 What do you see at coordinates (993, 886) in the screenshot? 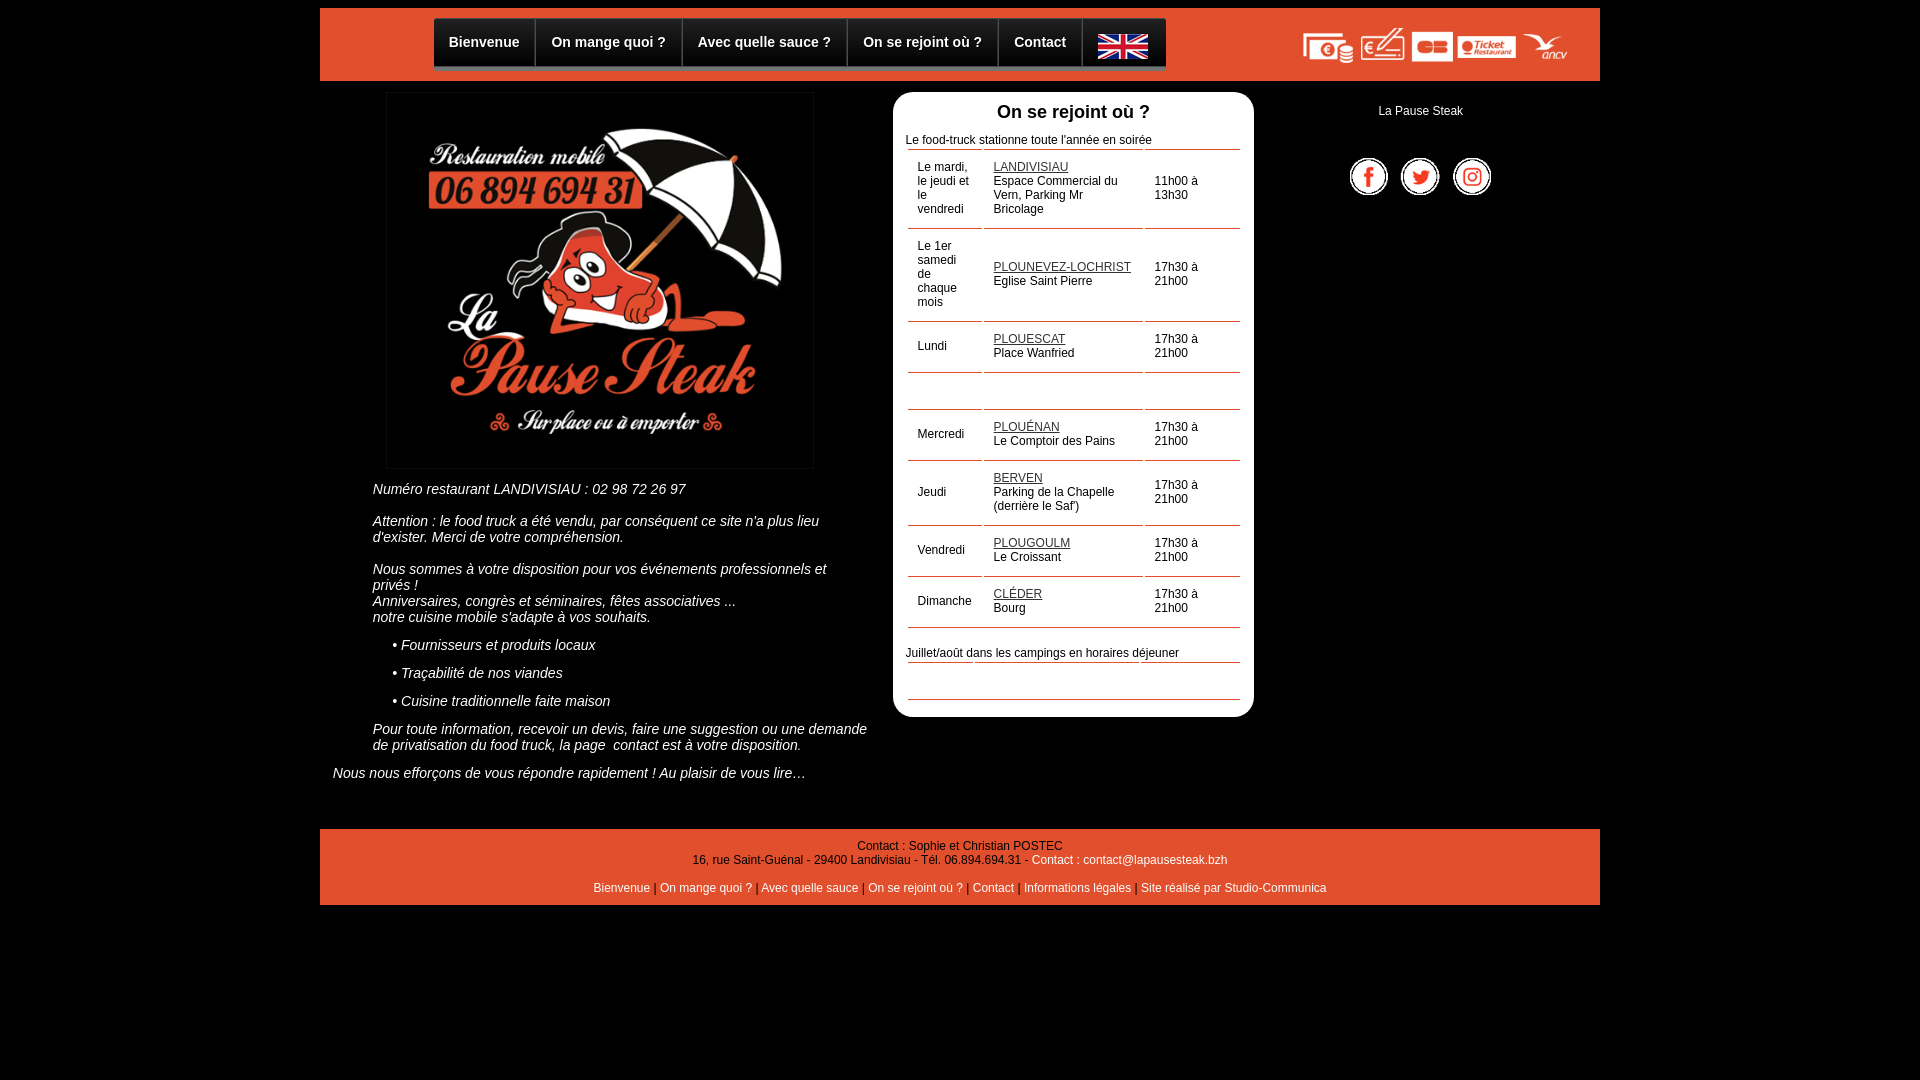
I see `'Contact'` at bounding box center [993, 886].